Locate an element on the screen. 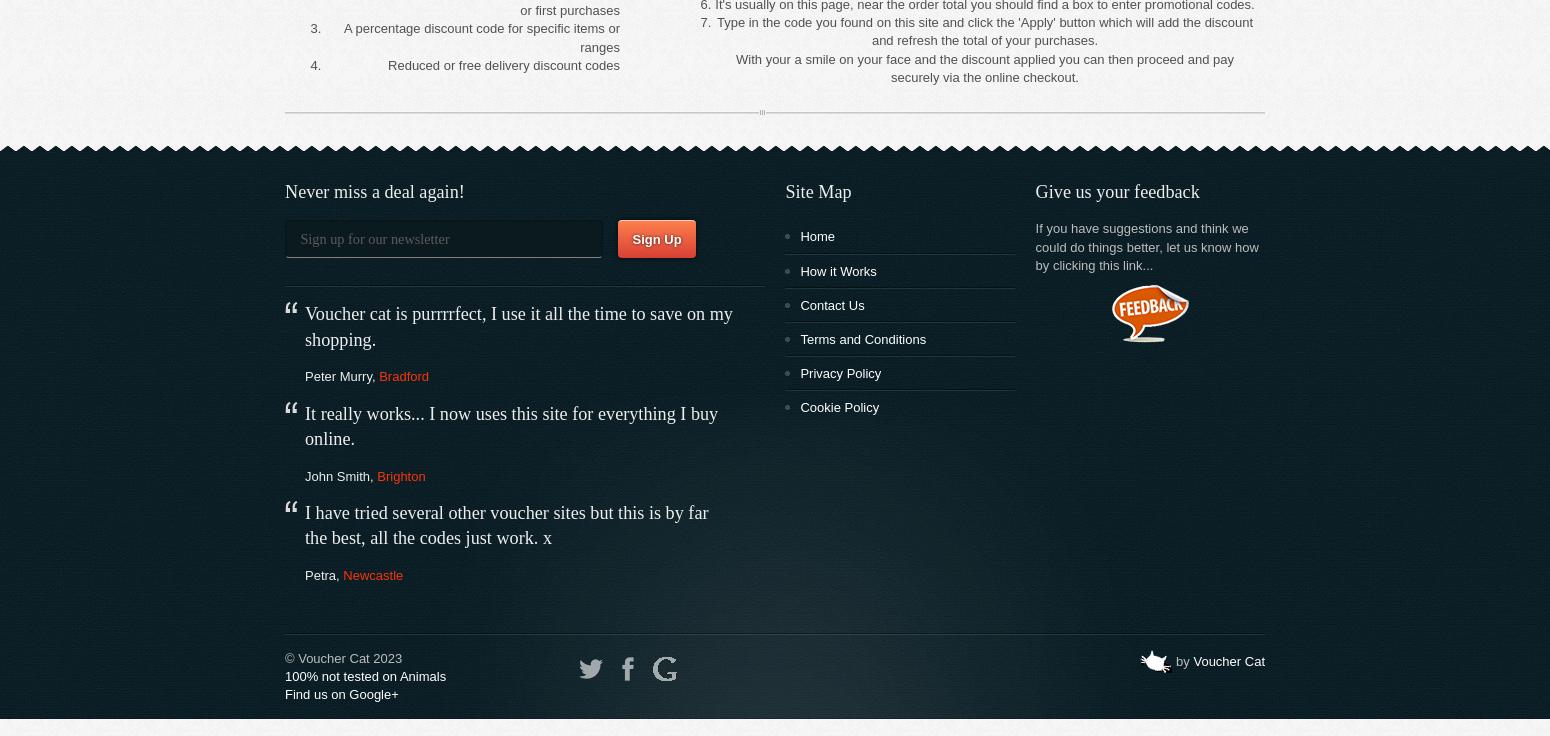  'With your a smile on your face and the discount applied you can then proceed and pay securely via the online checkout.' is located at coordinates (983, 67).